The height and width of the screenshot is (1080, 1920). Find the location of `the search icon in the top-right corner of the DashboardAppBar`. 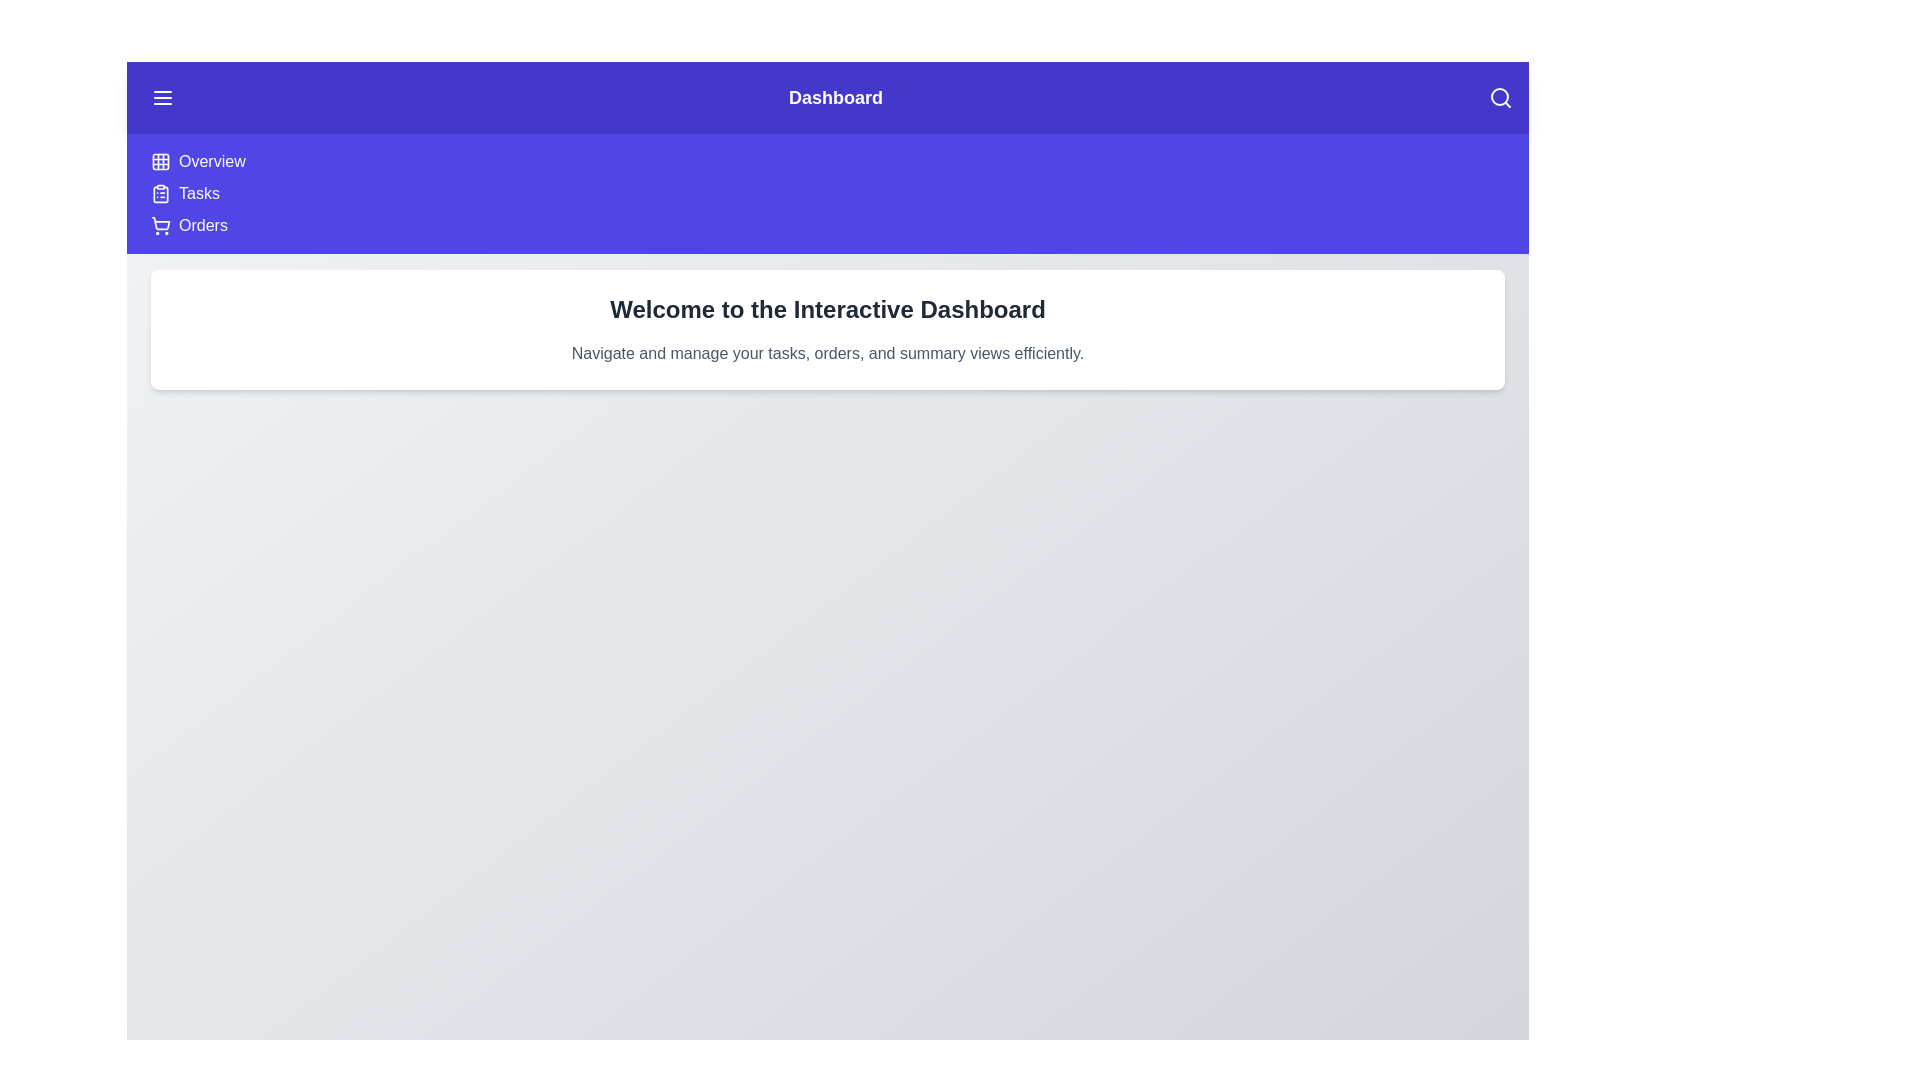

the search icon in the top-right corner of the DashboardAppBar is located at coordinates (1501, 97).